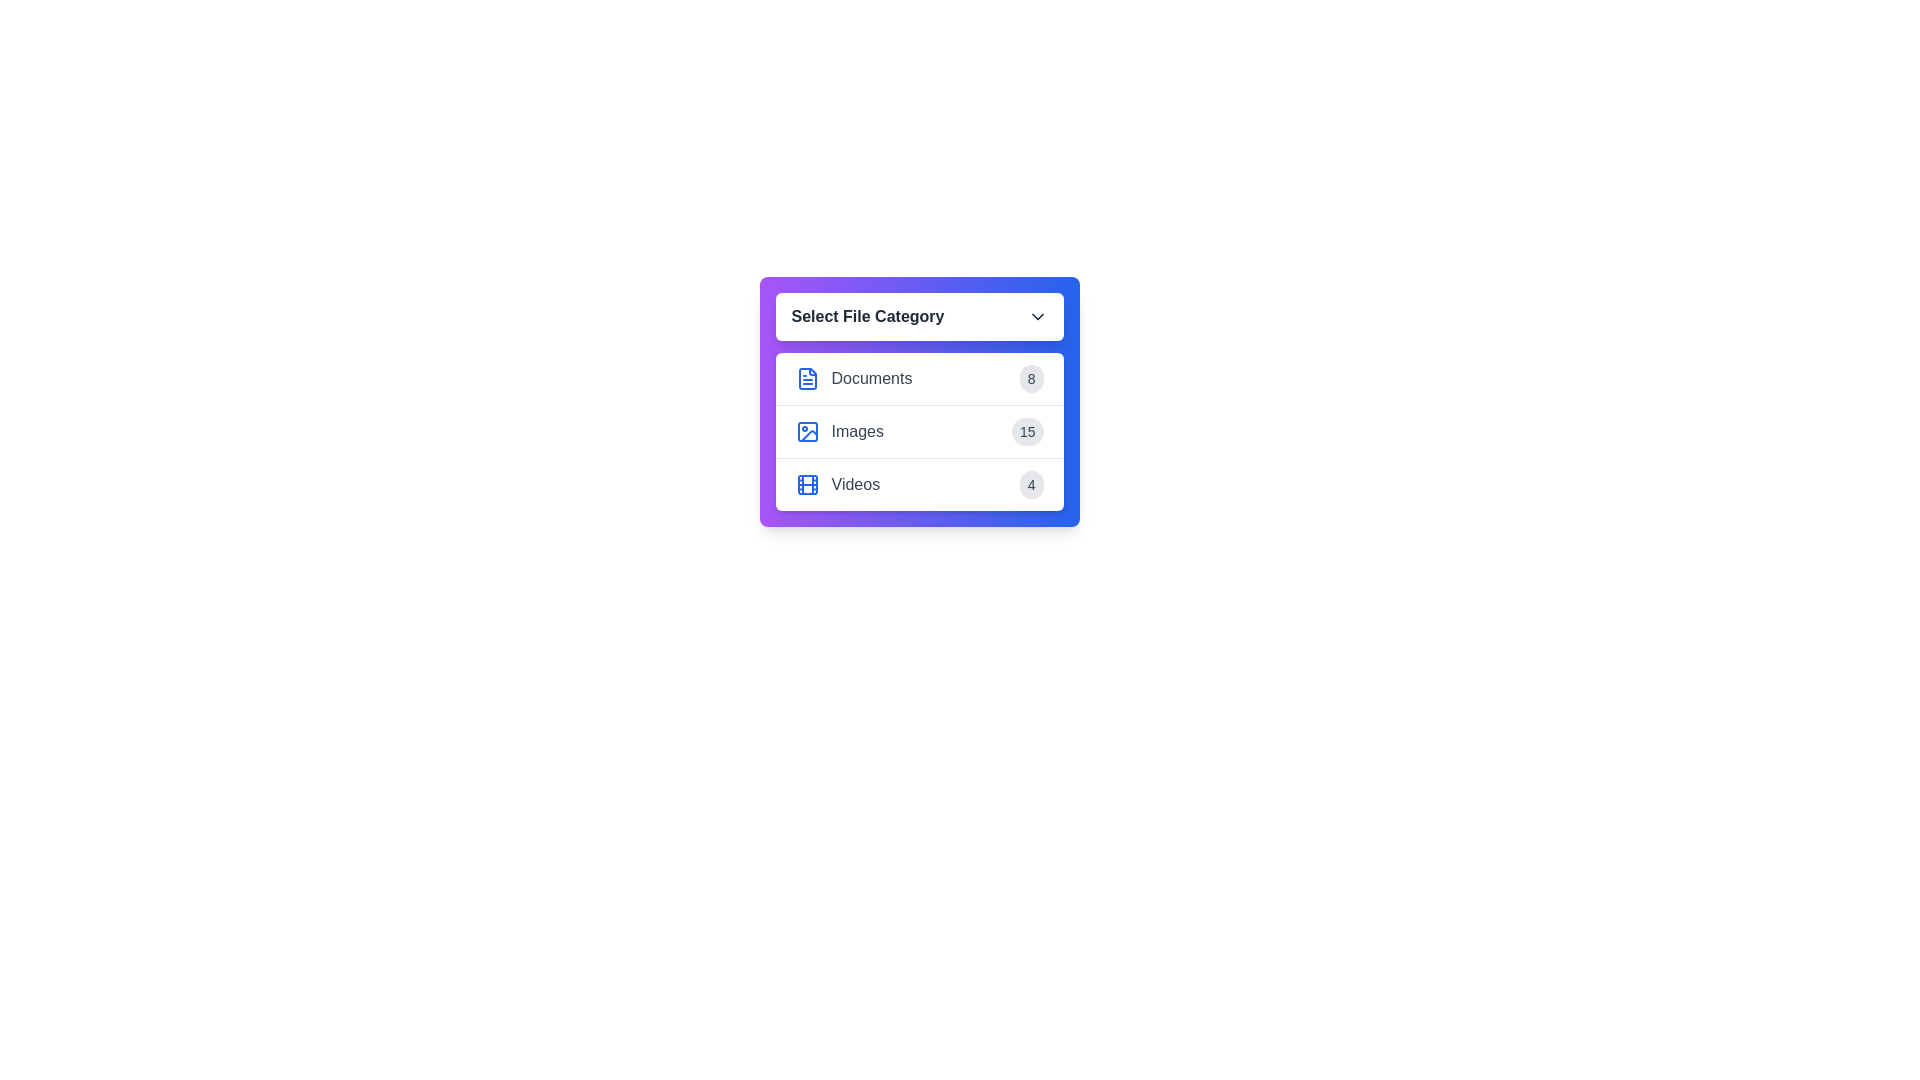 This screenshot has height=1080, width=1920. Describe the element at coordinates (807, 431) in the screenshot. I see `the first icon in the 'Images' category row of the dropdown dialog under 'Select File Category' if it is interactive` at that location.